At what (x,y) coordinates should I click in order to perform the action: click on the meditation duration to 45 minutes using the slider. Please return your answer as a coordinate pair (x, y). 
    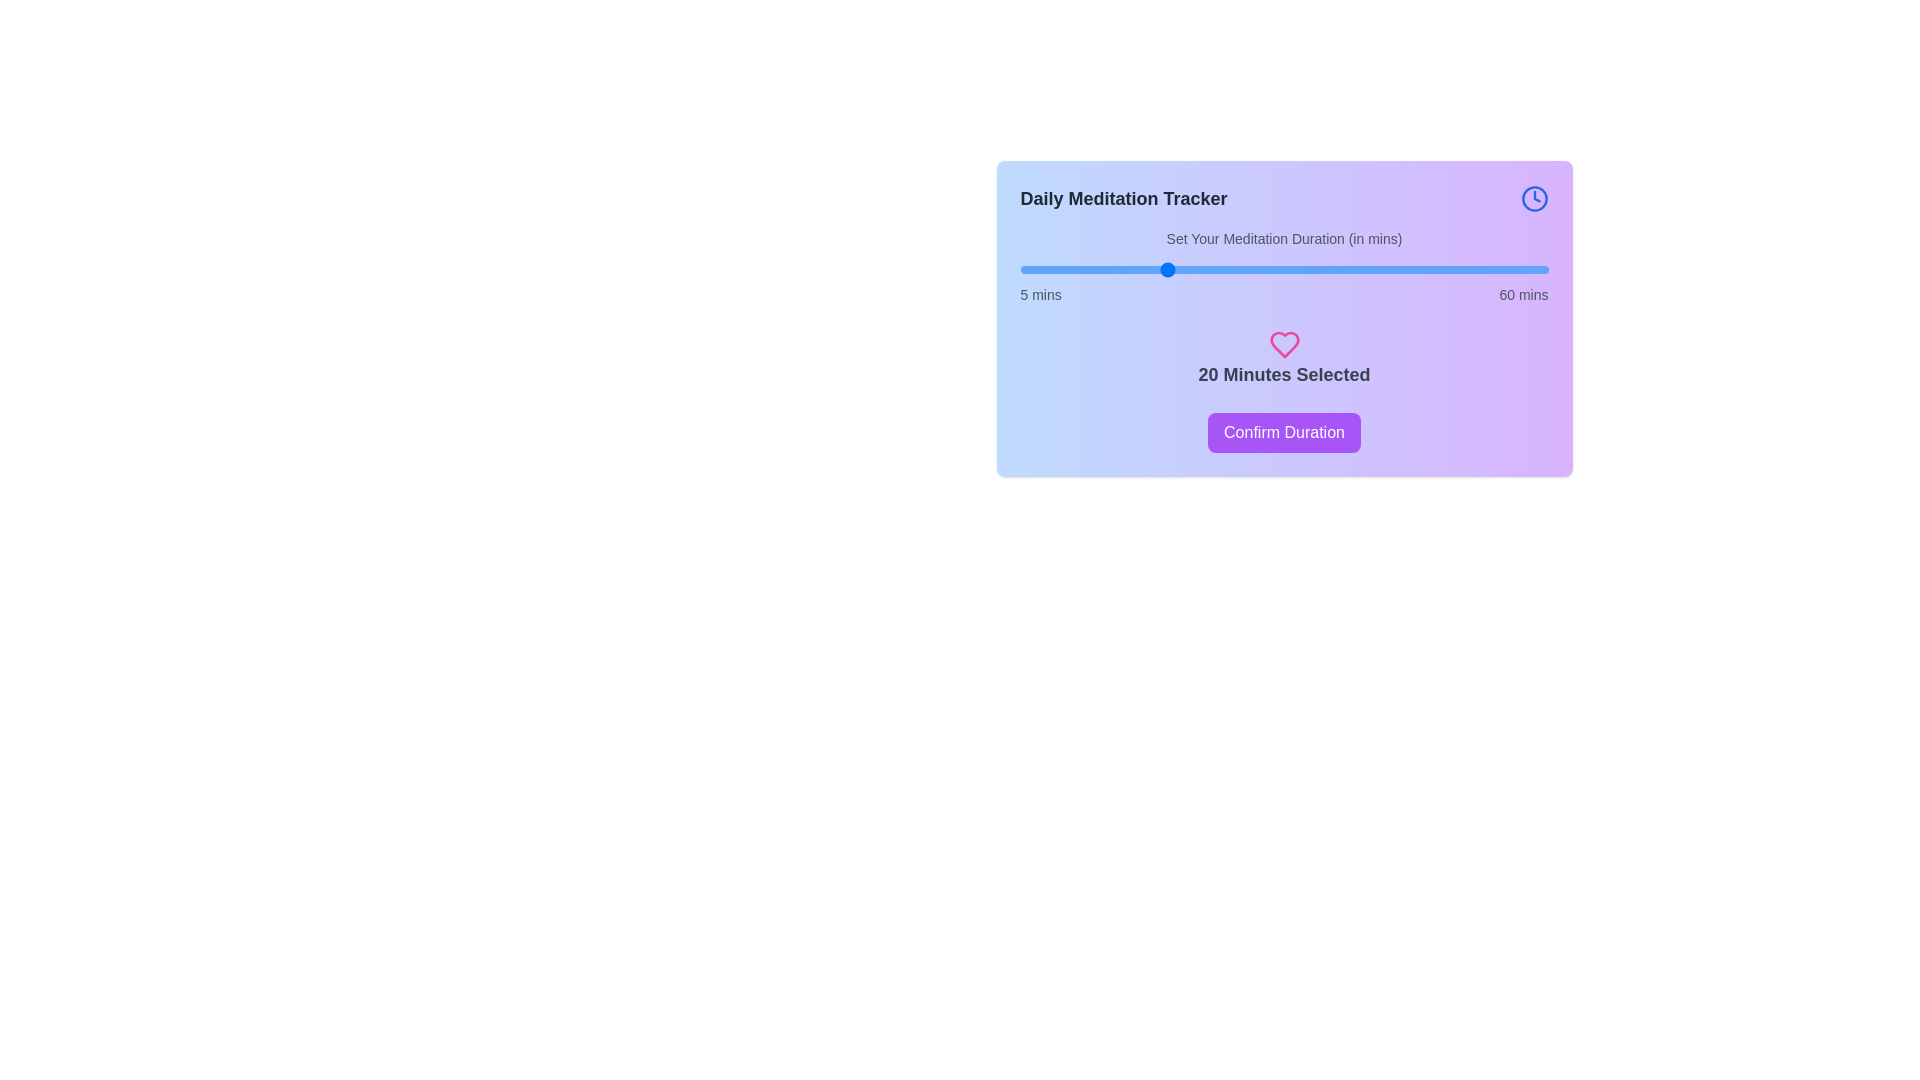
    Looking at the image, I should click on (1403, 270).